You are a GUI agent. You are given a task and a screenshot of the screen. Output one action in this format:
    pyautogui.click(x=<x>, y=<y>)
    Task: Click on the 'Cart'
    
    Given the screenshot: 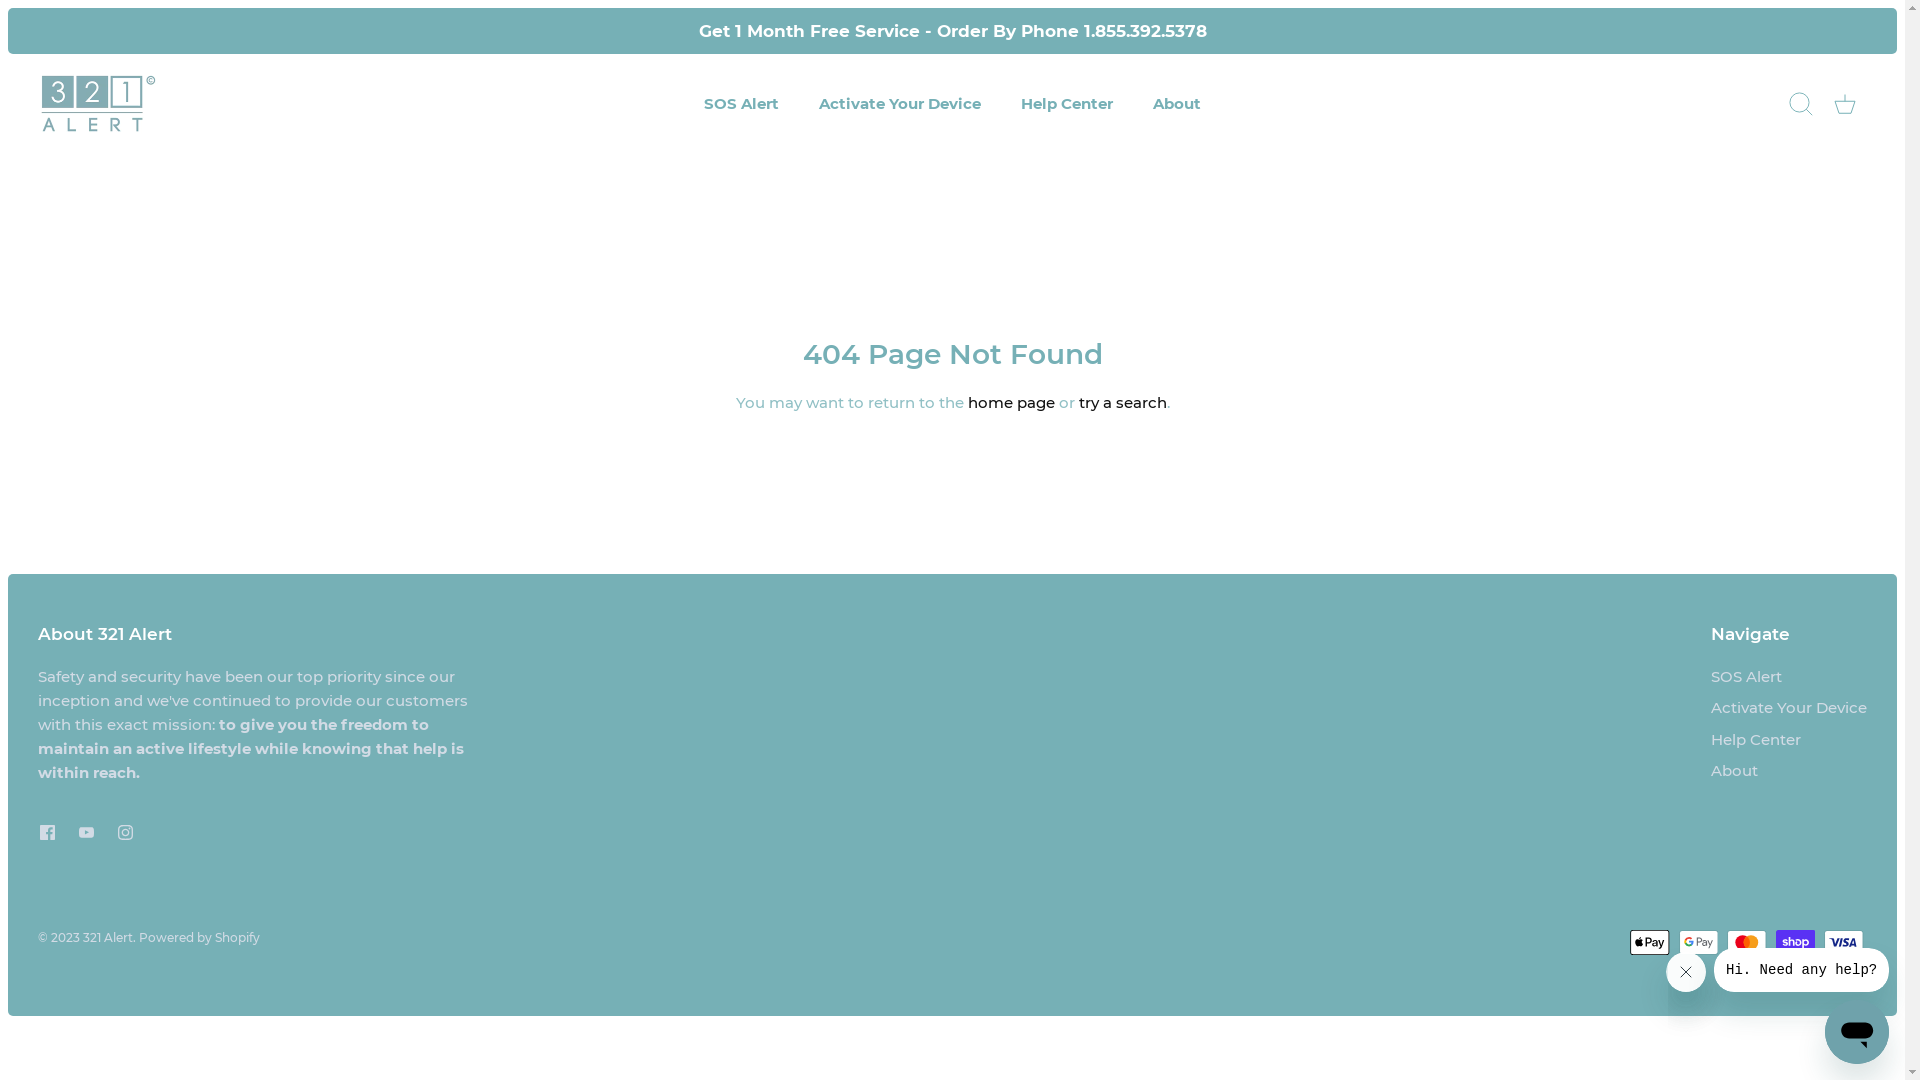 What is the action you would take?
    pyautogui.click(x=1843, y=104)
    